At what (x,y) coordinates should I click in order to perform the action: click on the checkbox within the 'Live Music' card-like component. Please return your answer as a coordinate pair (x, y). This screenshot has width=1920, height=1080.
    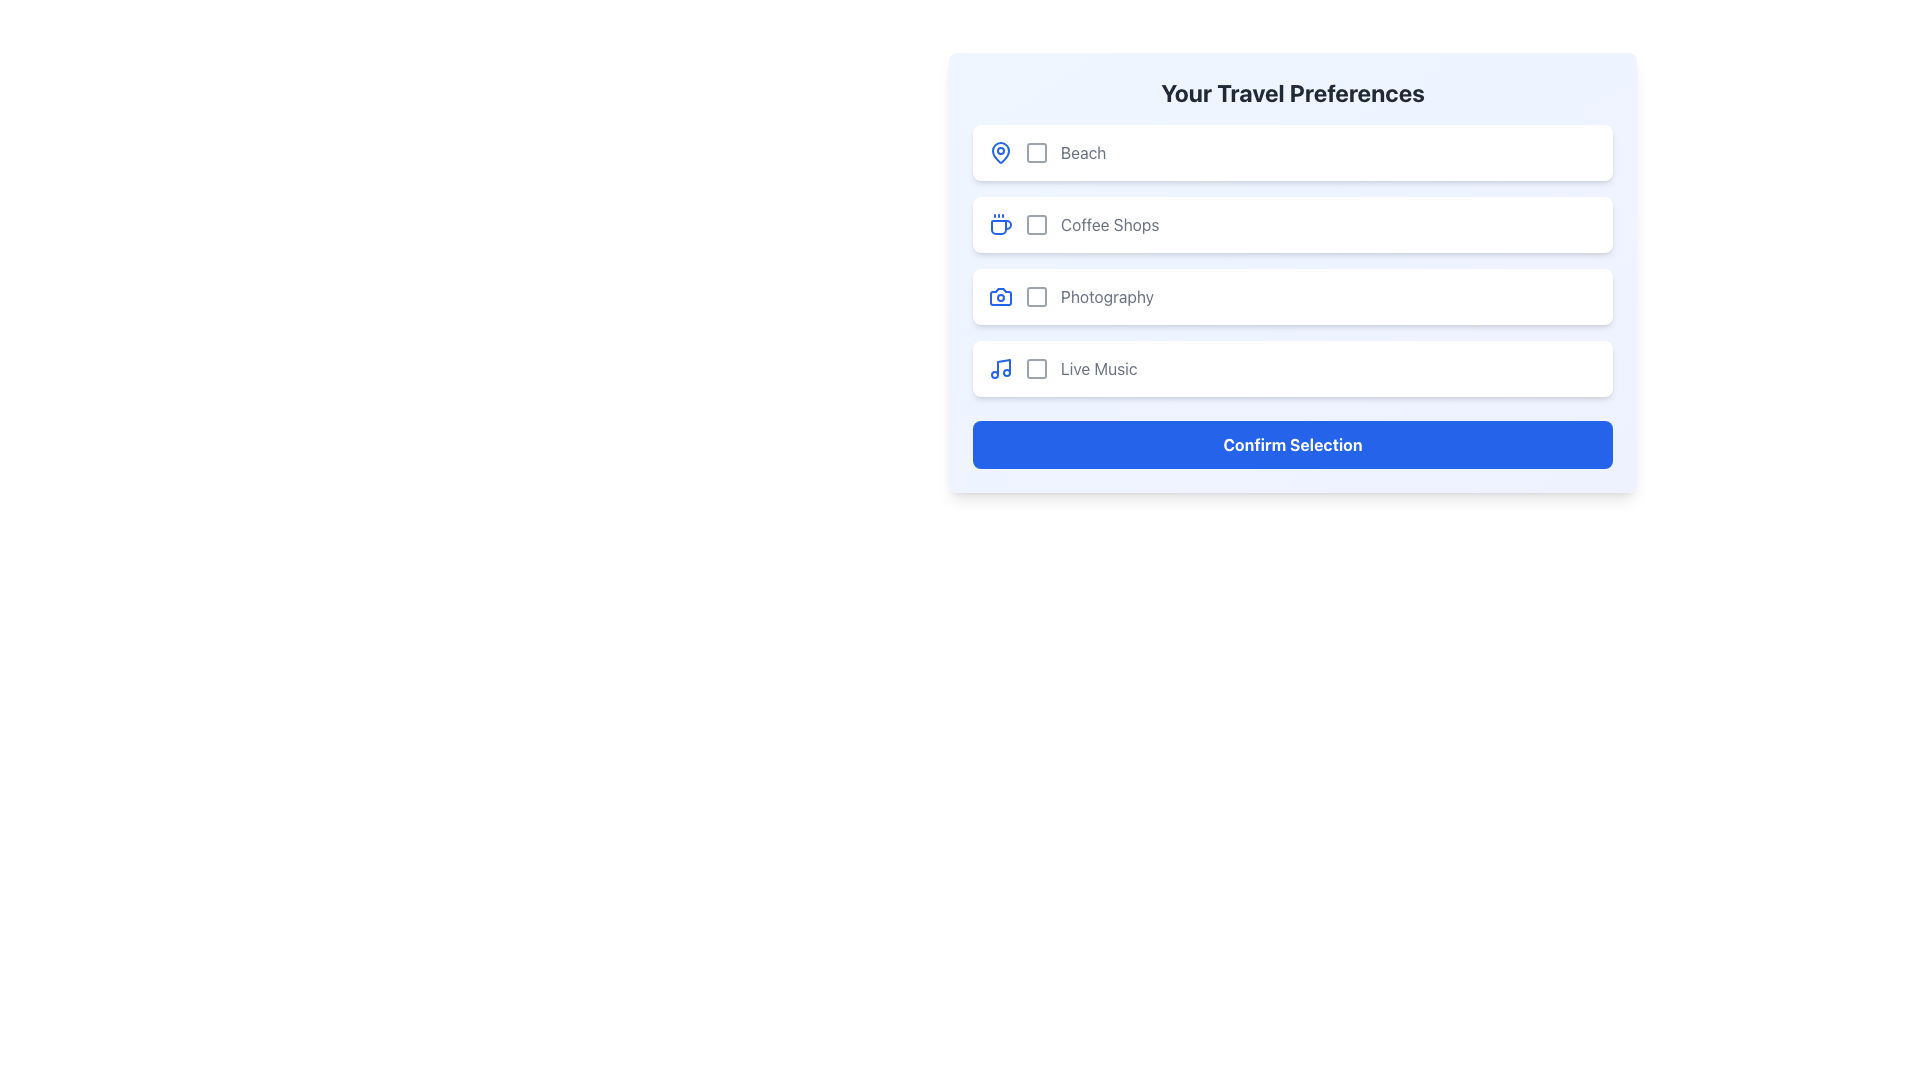
    Looking at the image, I should click on (1292, 369).